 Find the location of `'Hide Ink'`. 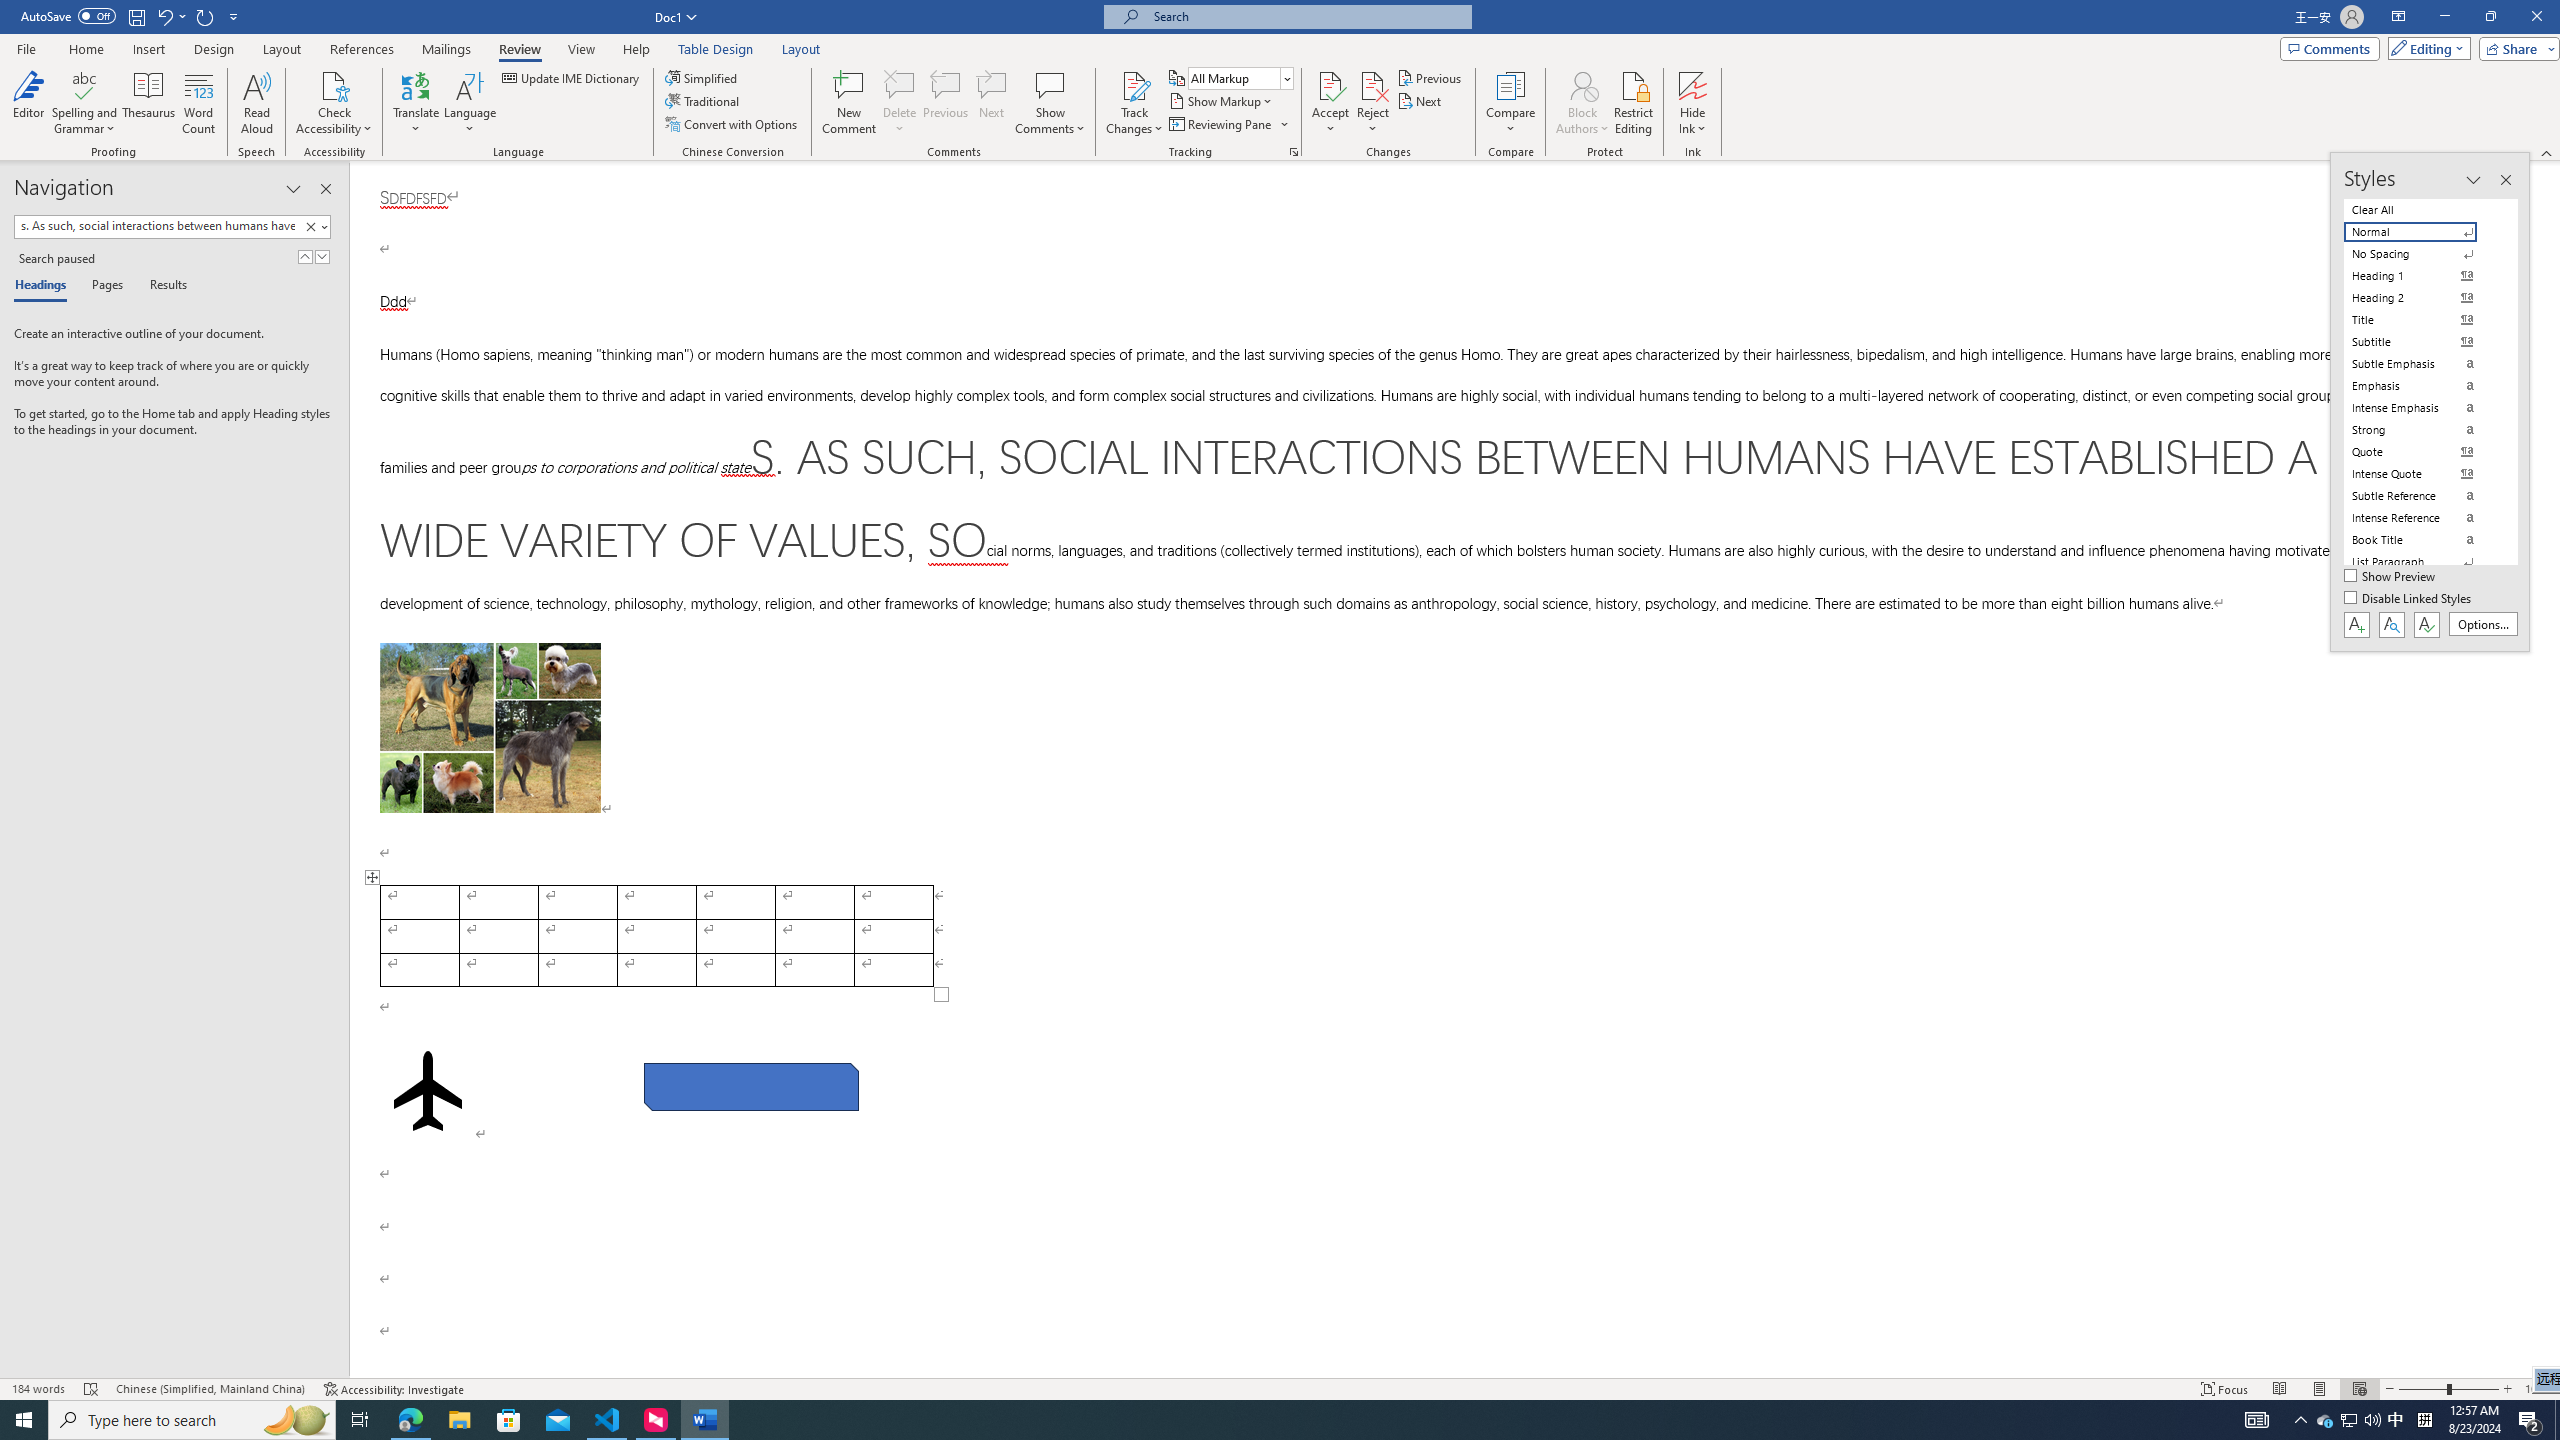

'Hide Ink' is located at coordinates (1692, 103).